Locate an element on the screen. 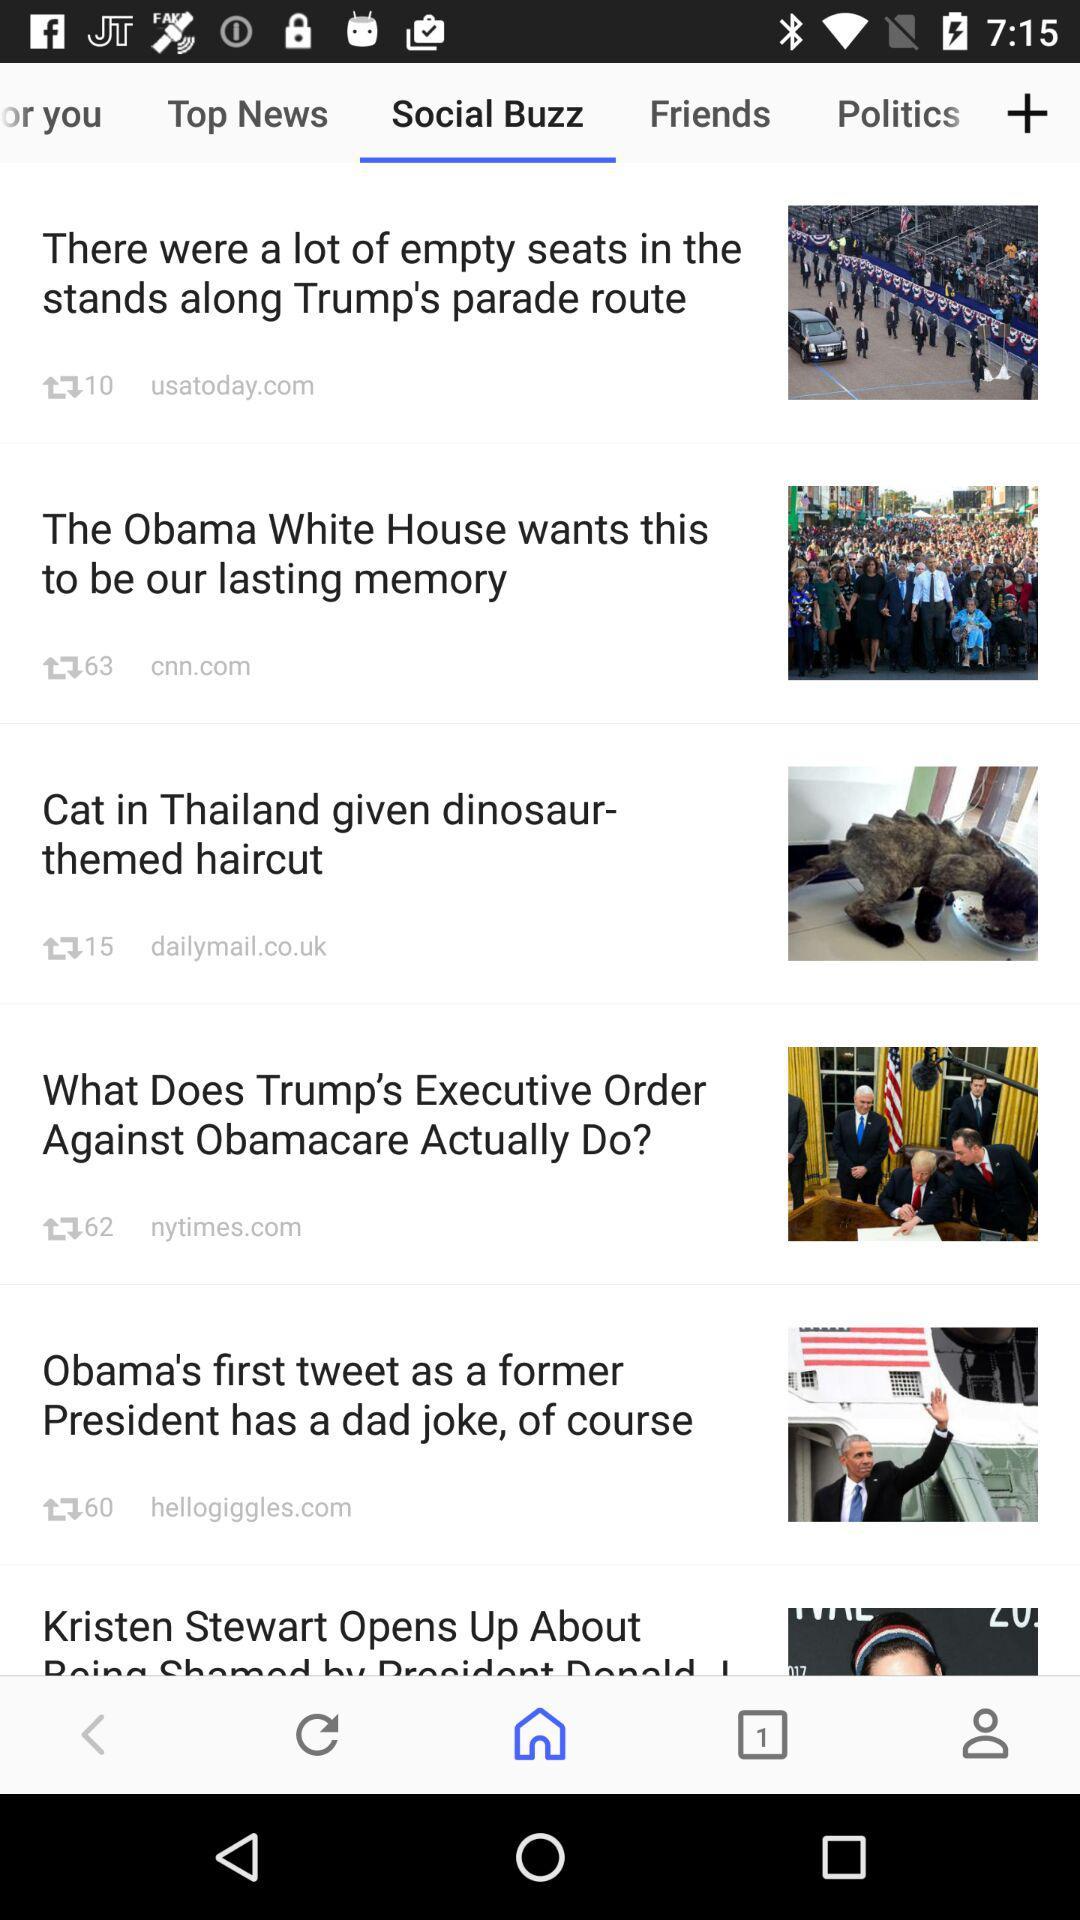 Image resolution: width=1080 pixels, height=1920 pixels. the home icon is located at coordinates (540, 1733).